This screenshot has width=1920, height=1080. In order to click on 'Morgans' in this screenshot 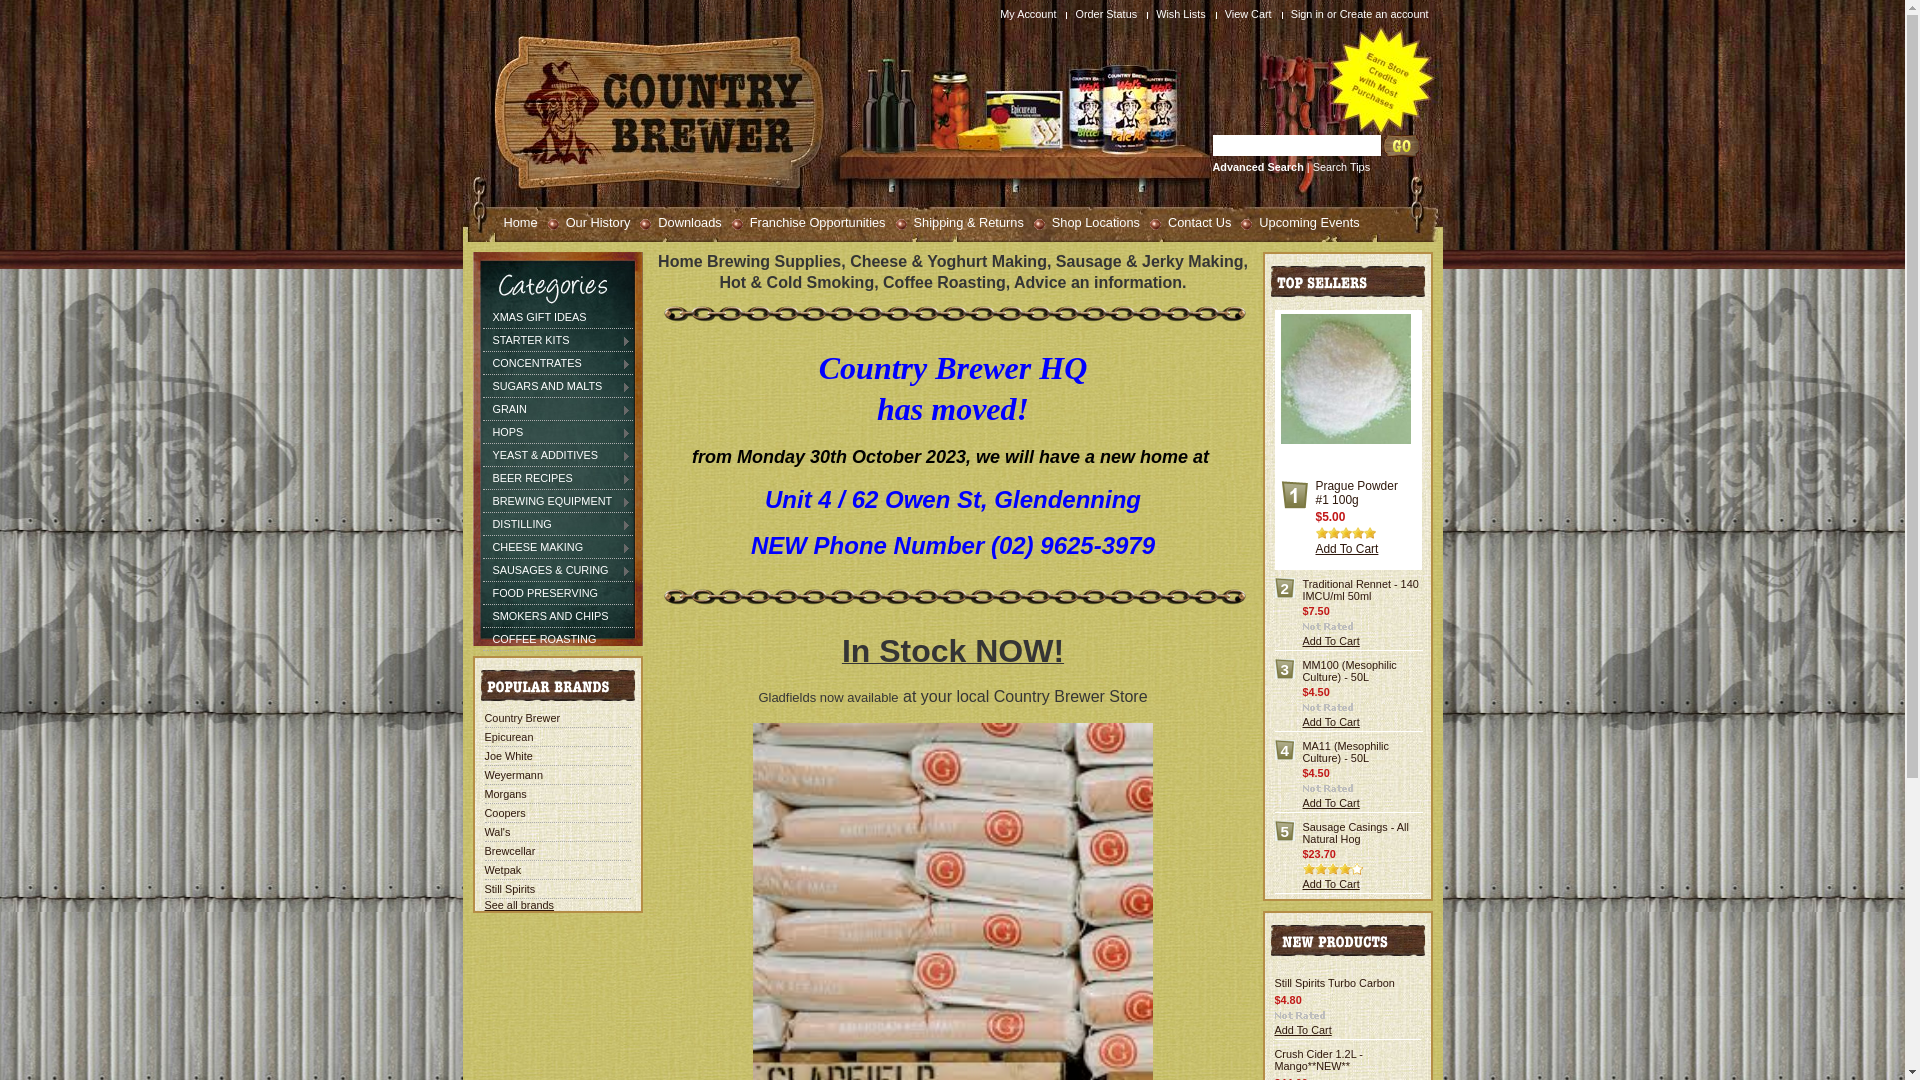, I will do `click(504, 793)`.